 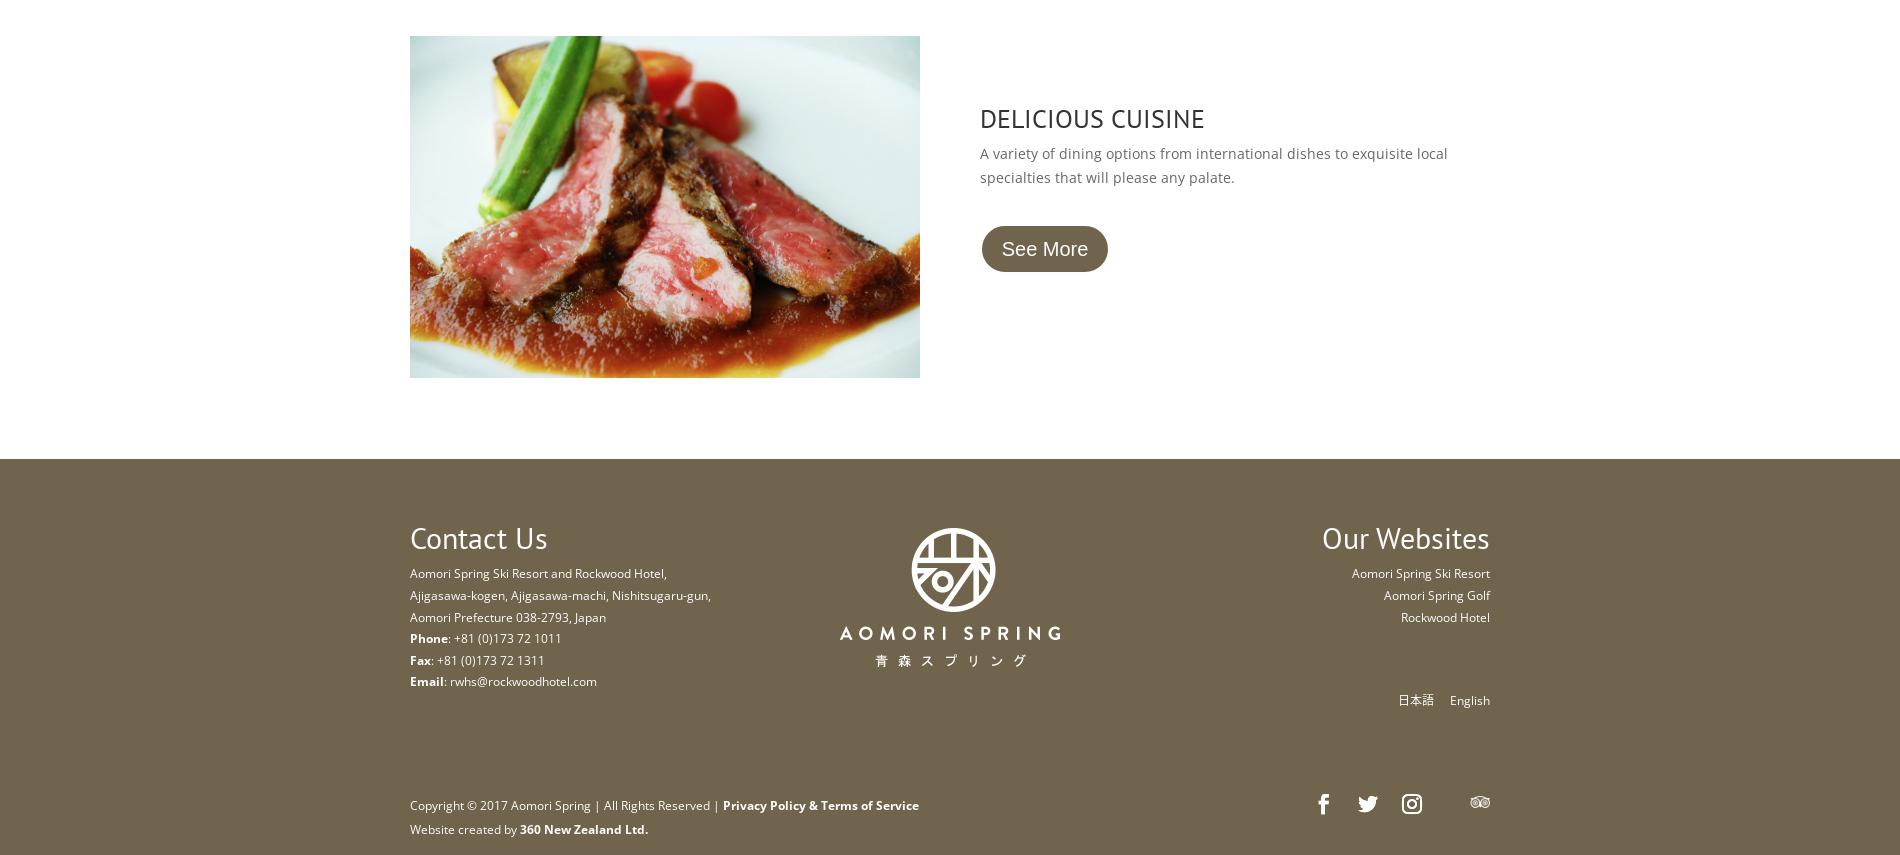 What do you see at coordinates (419, 659) in the screenshot?
I see `'Fax'` at bounding box center [419, 659].